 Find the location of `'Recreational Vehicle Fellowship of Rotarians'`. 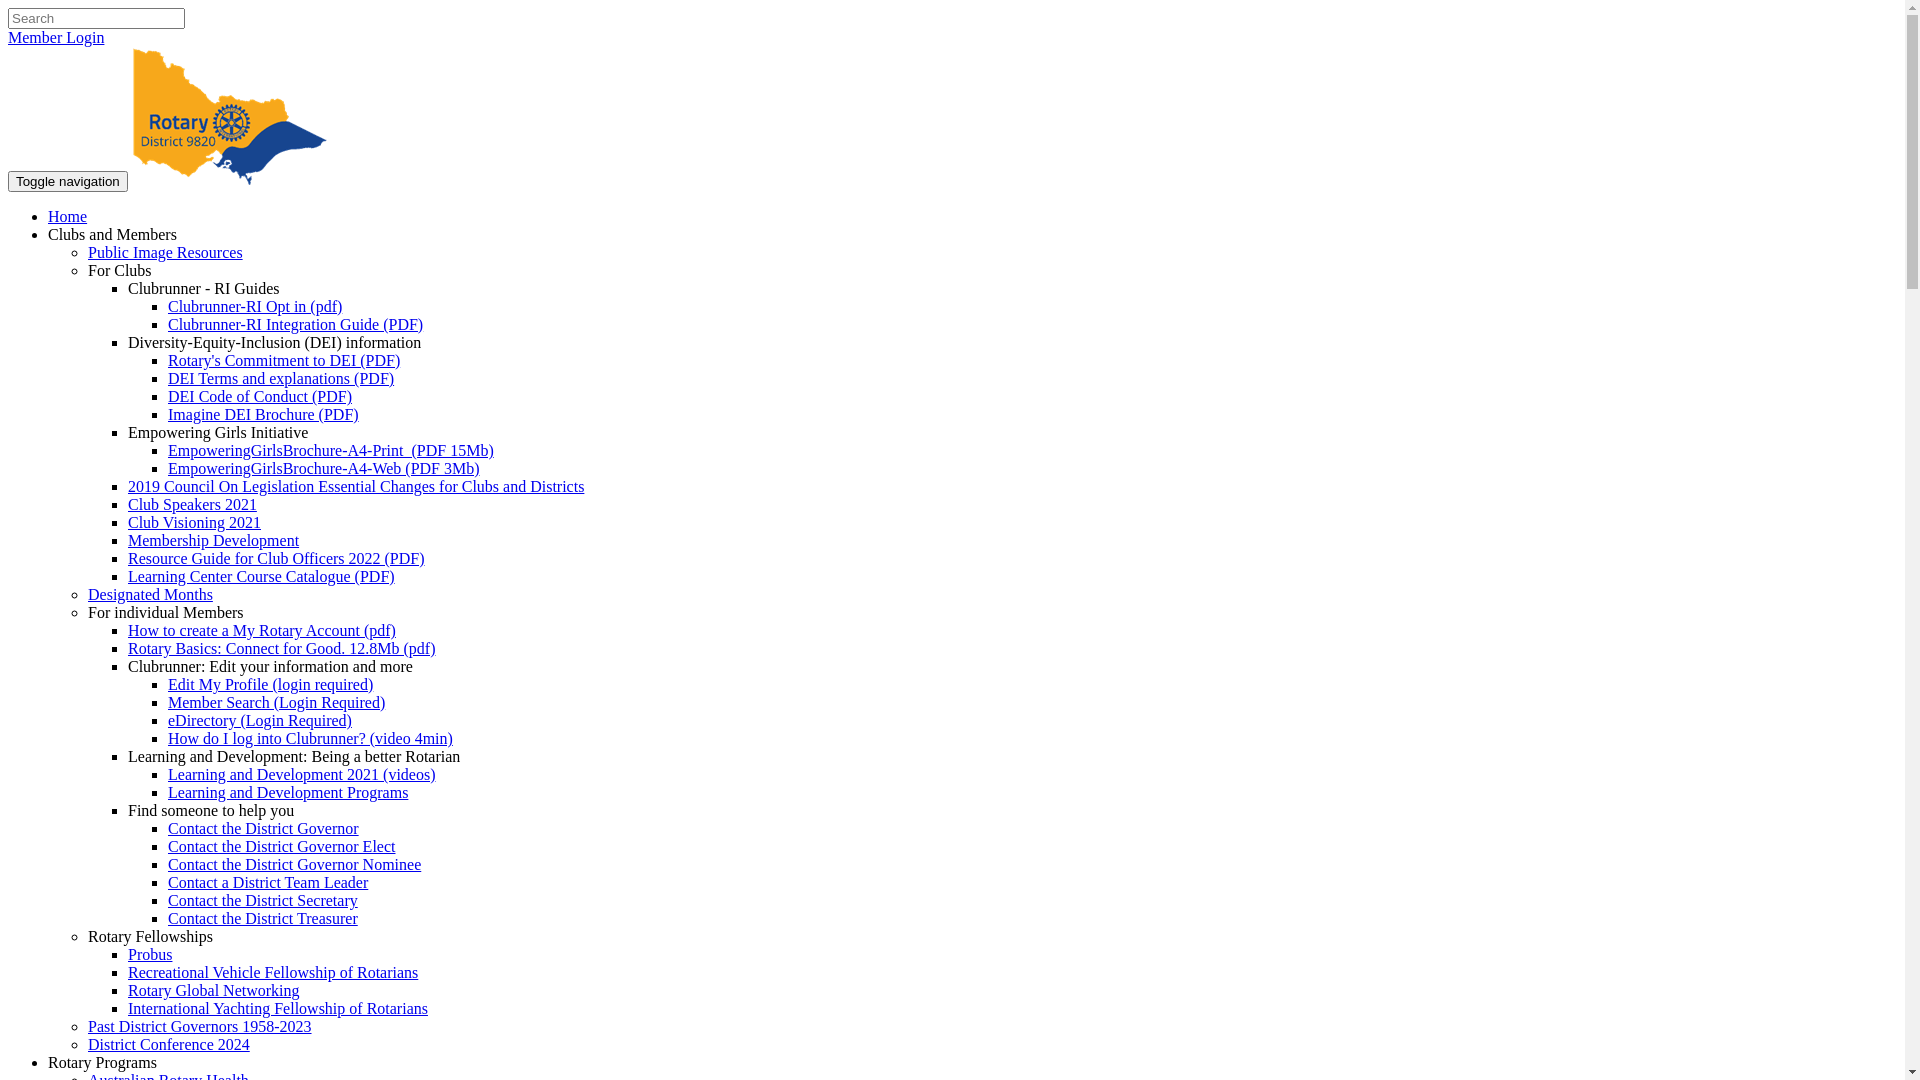

'Recreational Vehicle Fellowship of Rotarians' is located at coordinates (272, 971).